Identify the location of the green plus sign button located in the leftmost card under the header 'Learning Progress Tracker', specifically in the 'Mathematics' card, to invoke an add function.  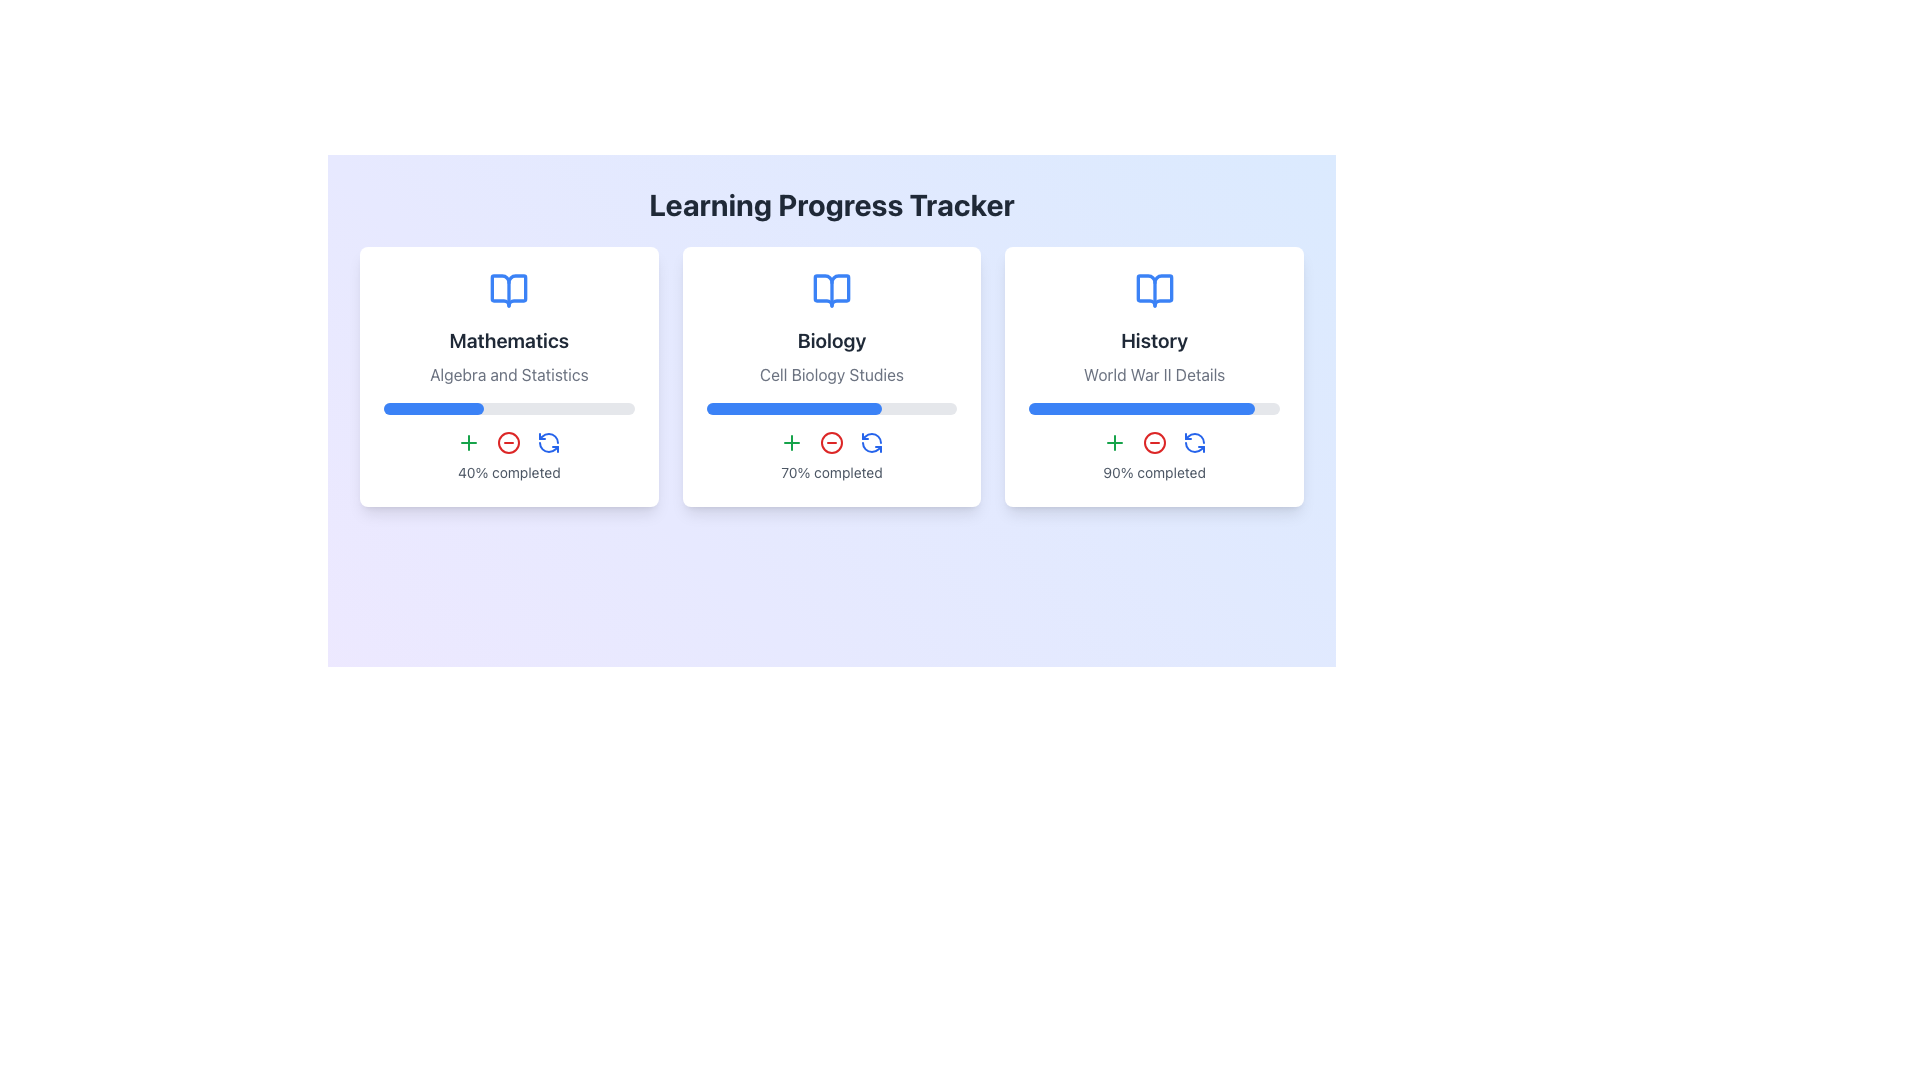
(468, 442).